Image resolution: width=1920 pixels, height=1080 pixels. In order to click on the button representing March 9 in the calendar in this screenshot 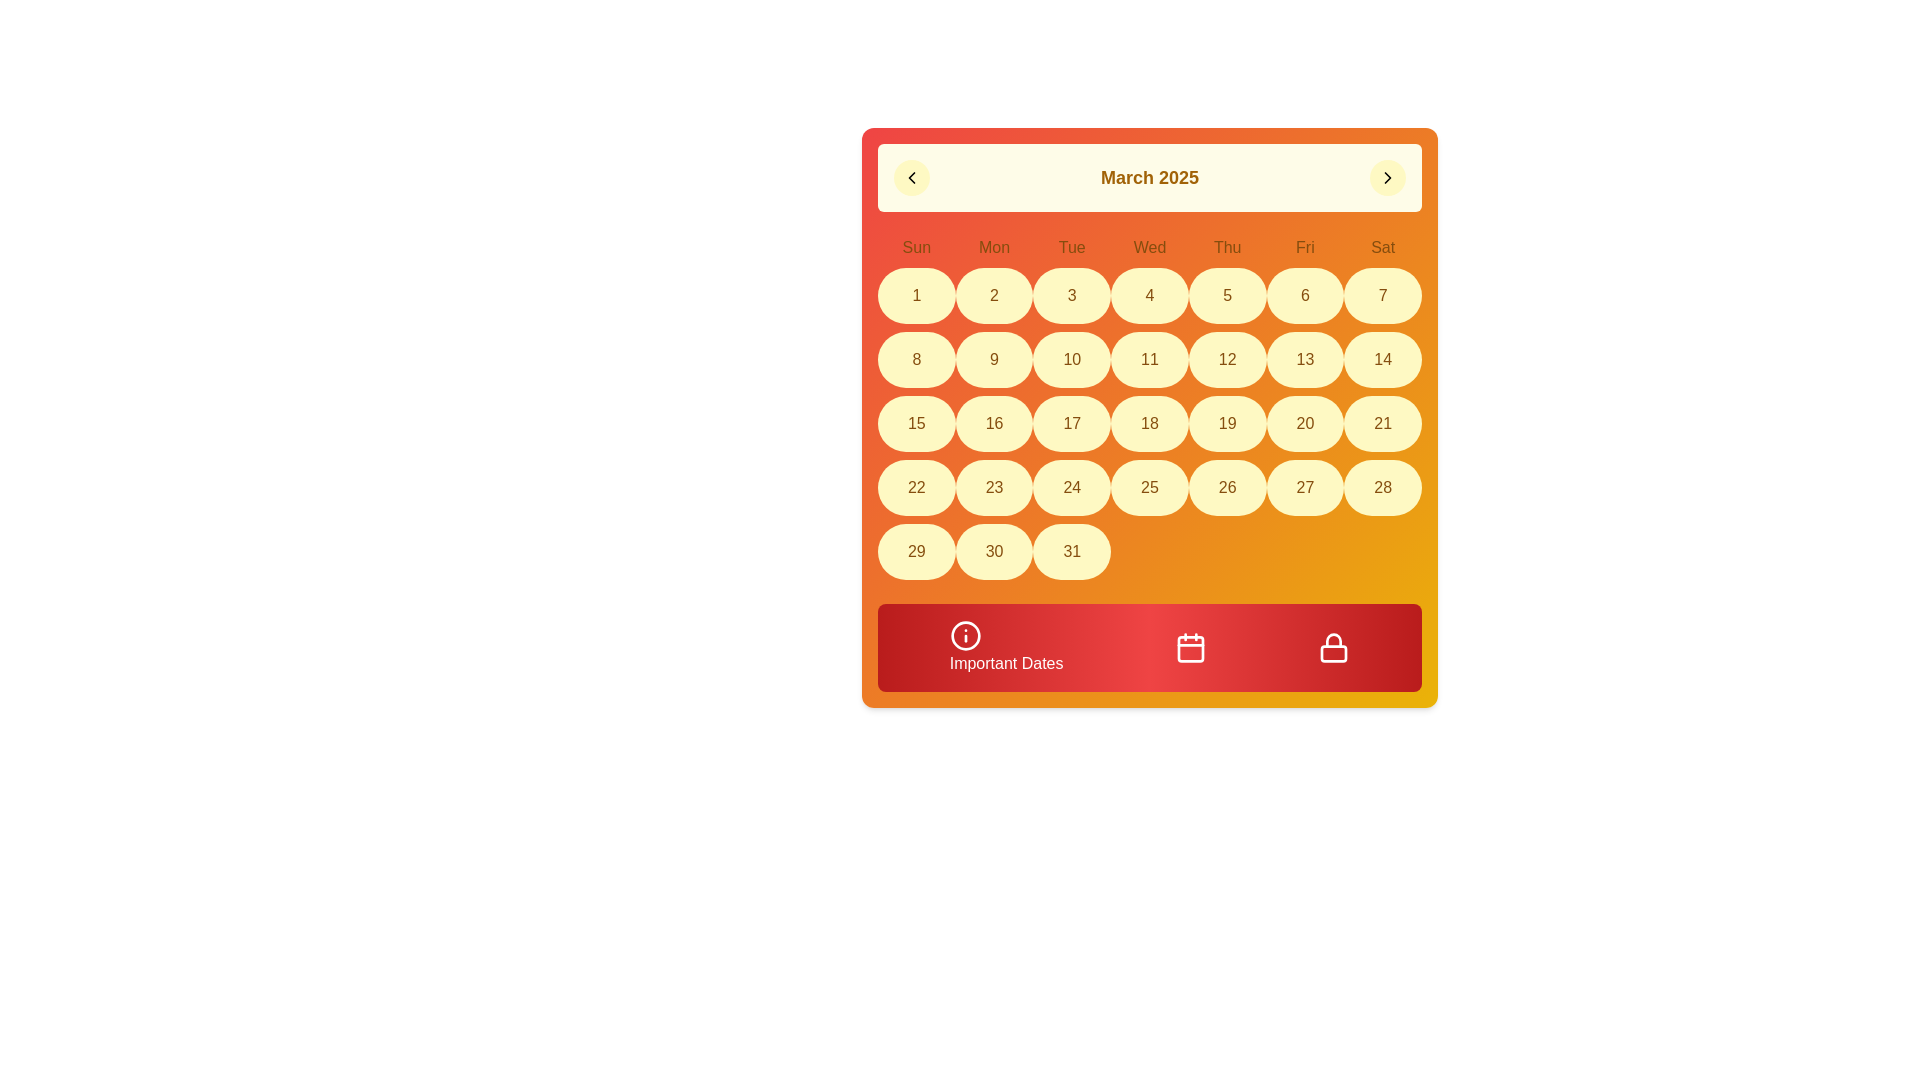, I will do `click(994, 358)`.